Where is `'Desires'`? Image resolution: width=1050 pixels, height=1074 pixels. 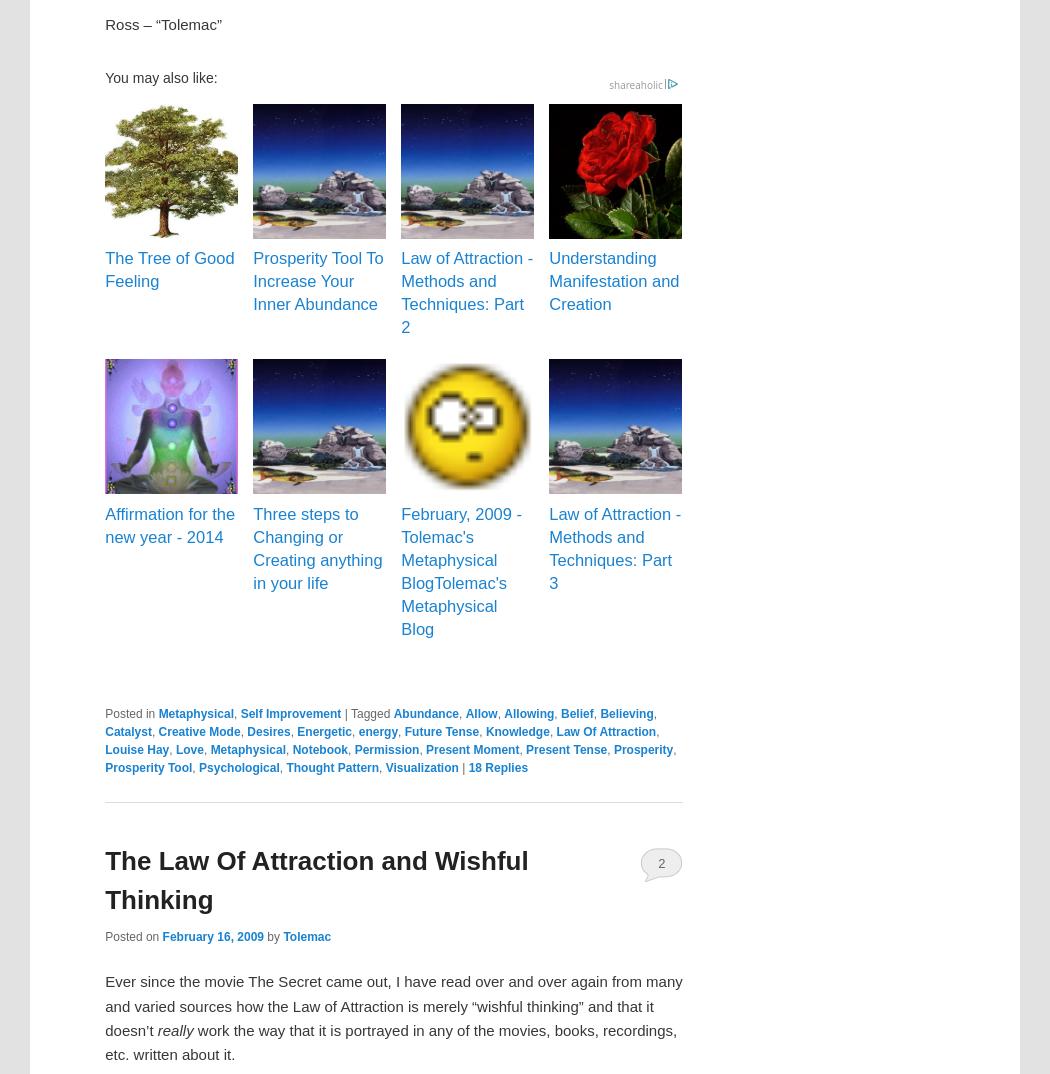
'Desires' is located at coordinates (267, 732).